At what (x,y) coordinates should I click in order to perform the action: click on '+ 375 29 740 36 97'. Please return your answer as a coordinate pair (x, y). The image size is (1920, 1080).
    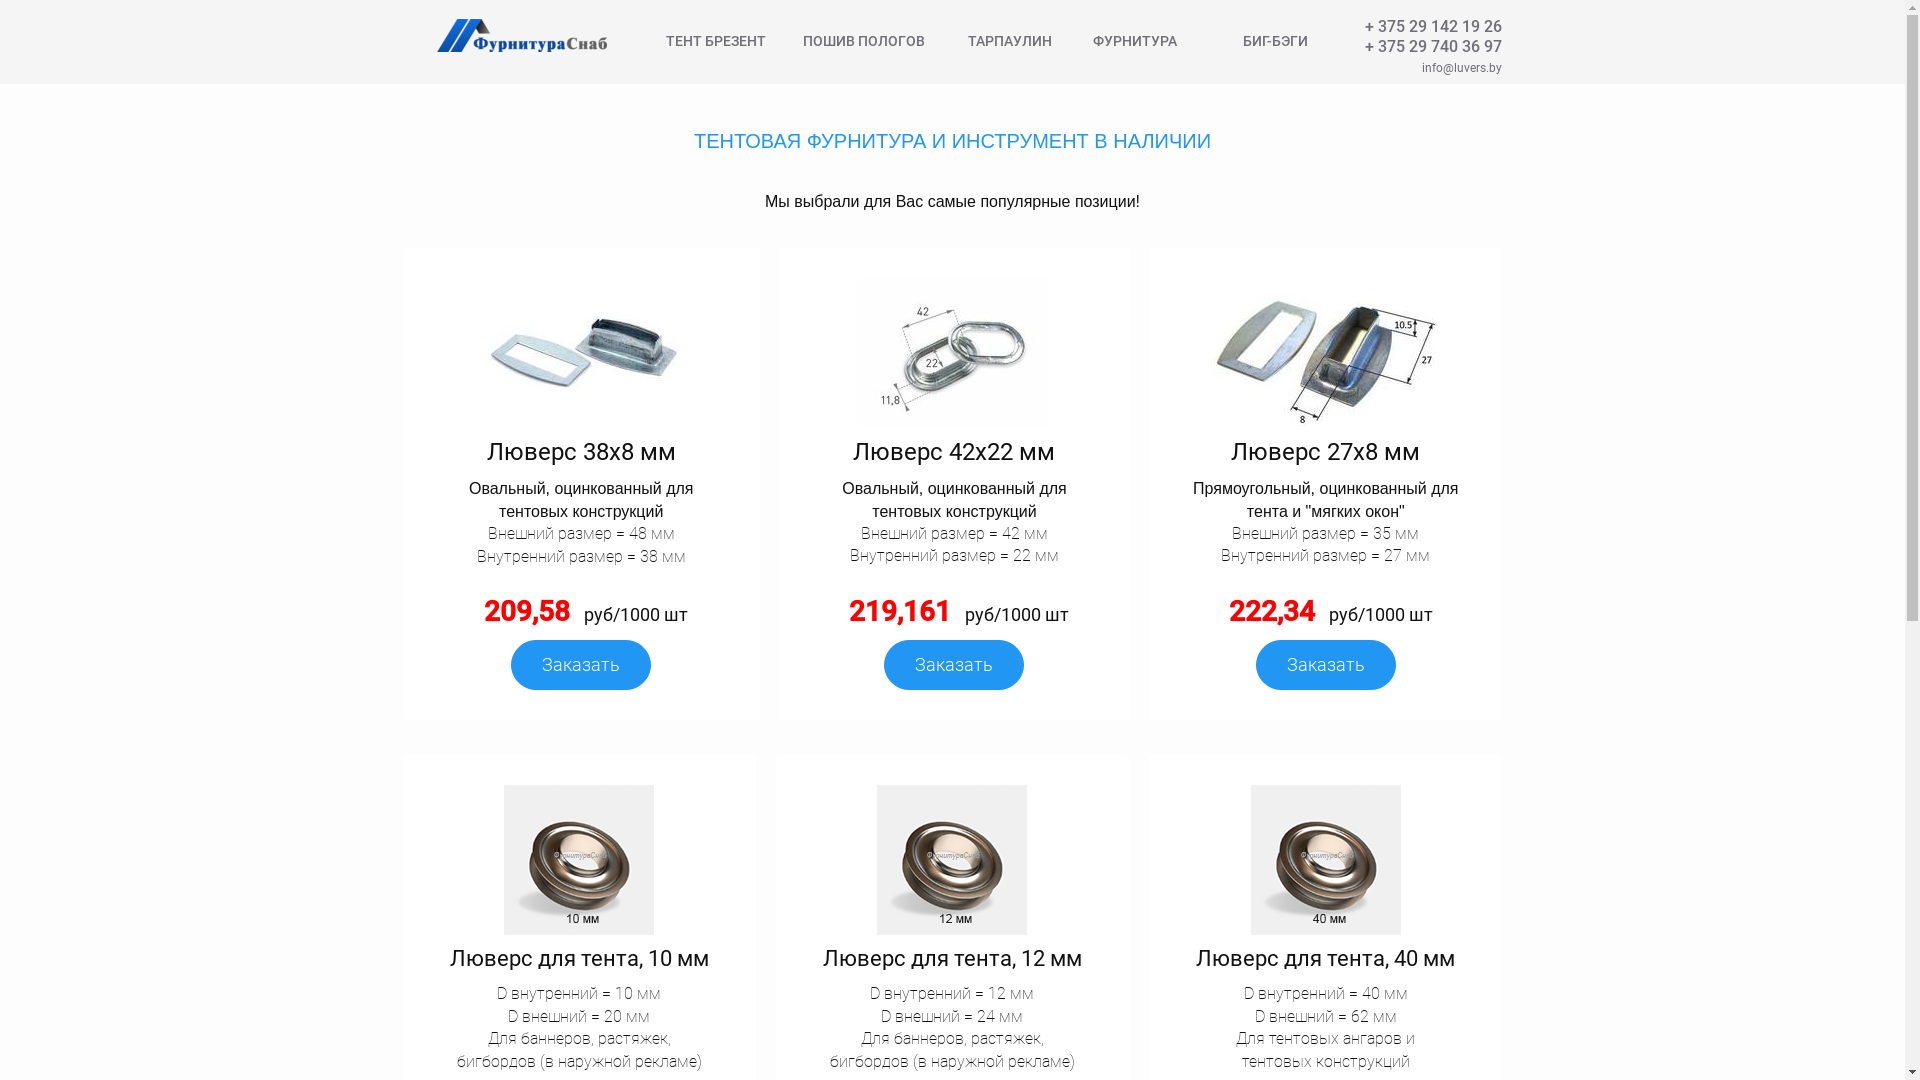
    Looking at the image, I should click on (1432, 45).